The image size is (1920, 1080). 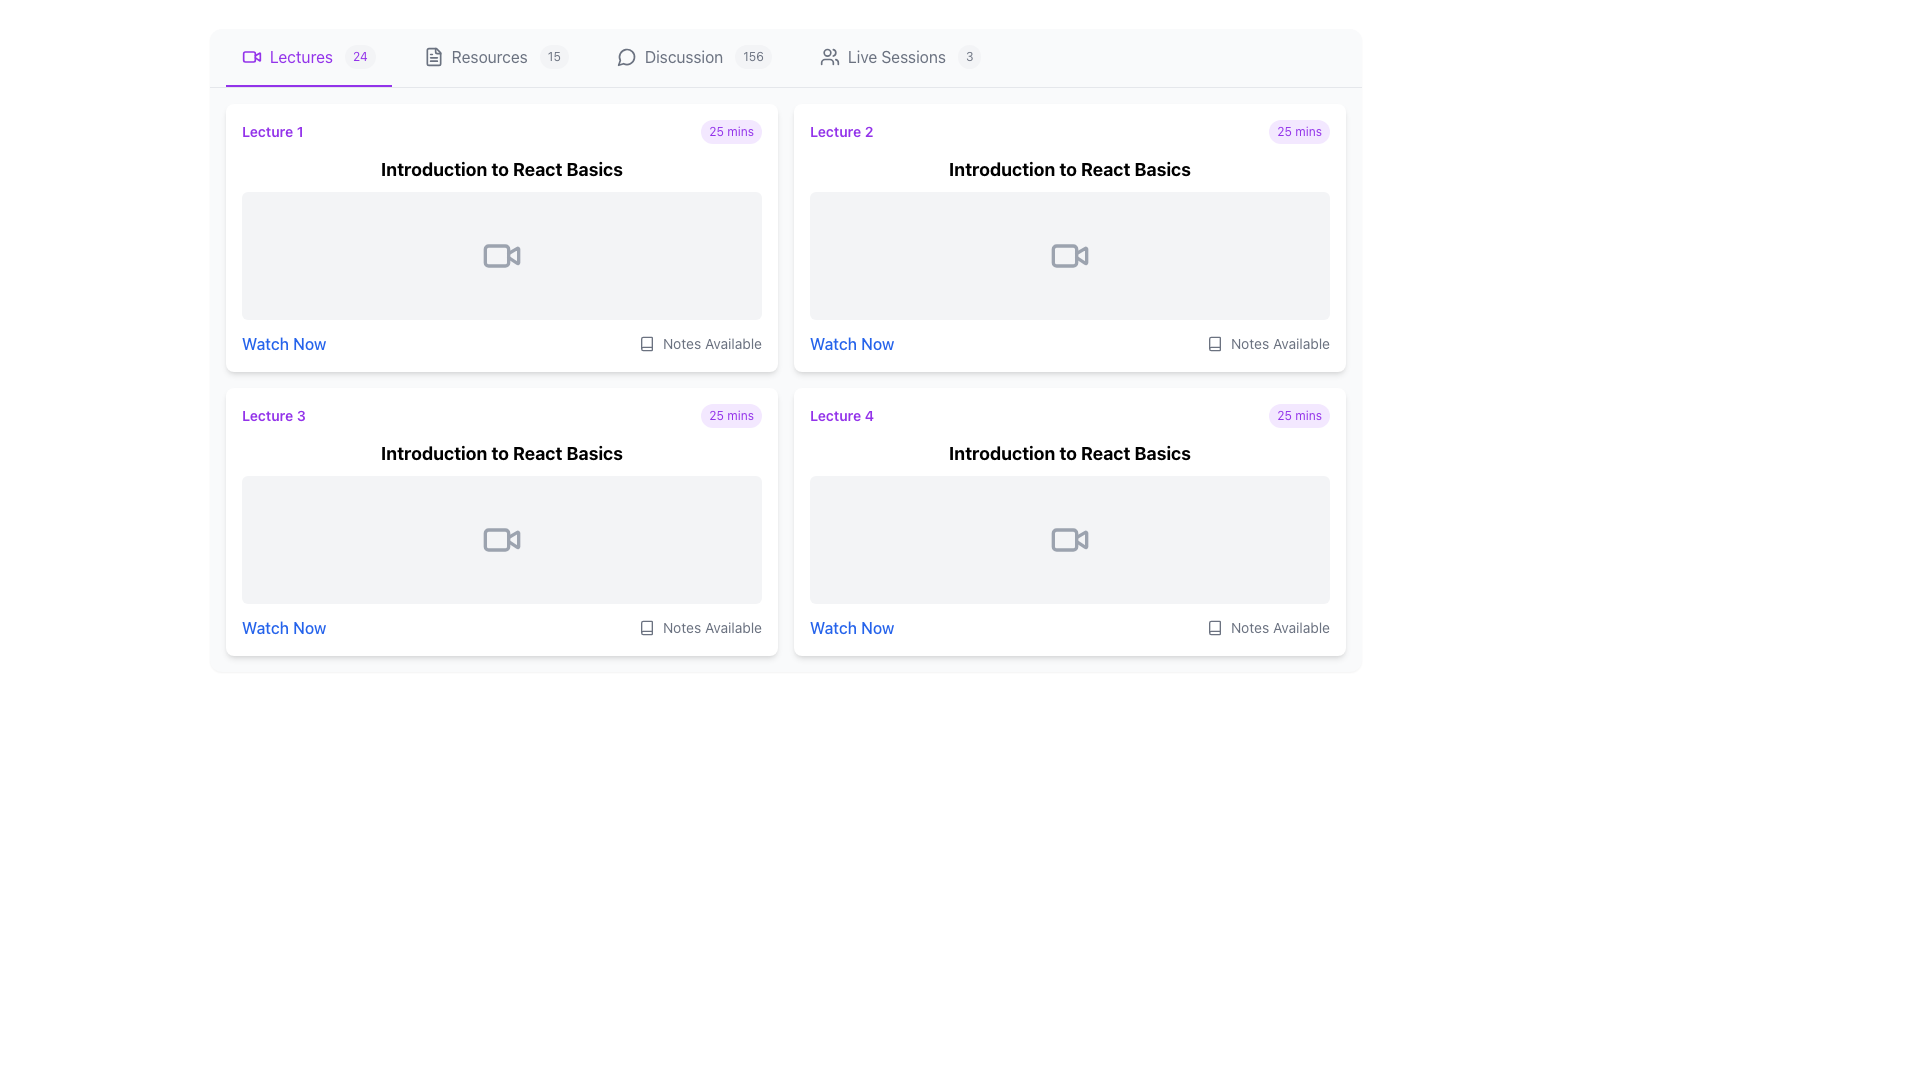 What do you see at coordinates (647, 342) in the screenshot?
I see `the notes availability icon located to the left of the 'Notes Available' text, which is positioned beneath the video thumbnail area for Lecture 1` at bounding box center [647, 342].